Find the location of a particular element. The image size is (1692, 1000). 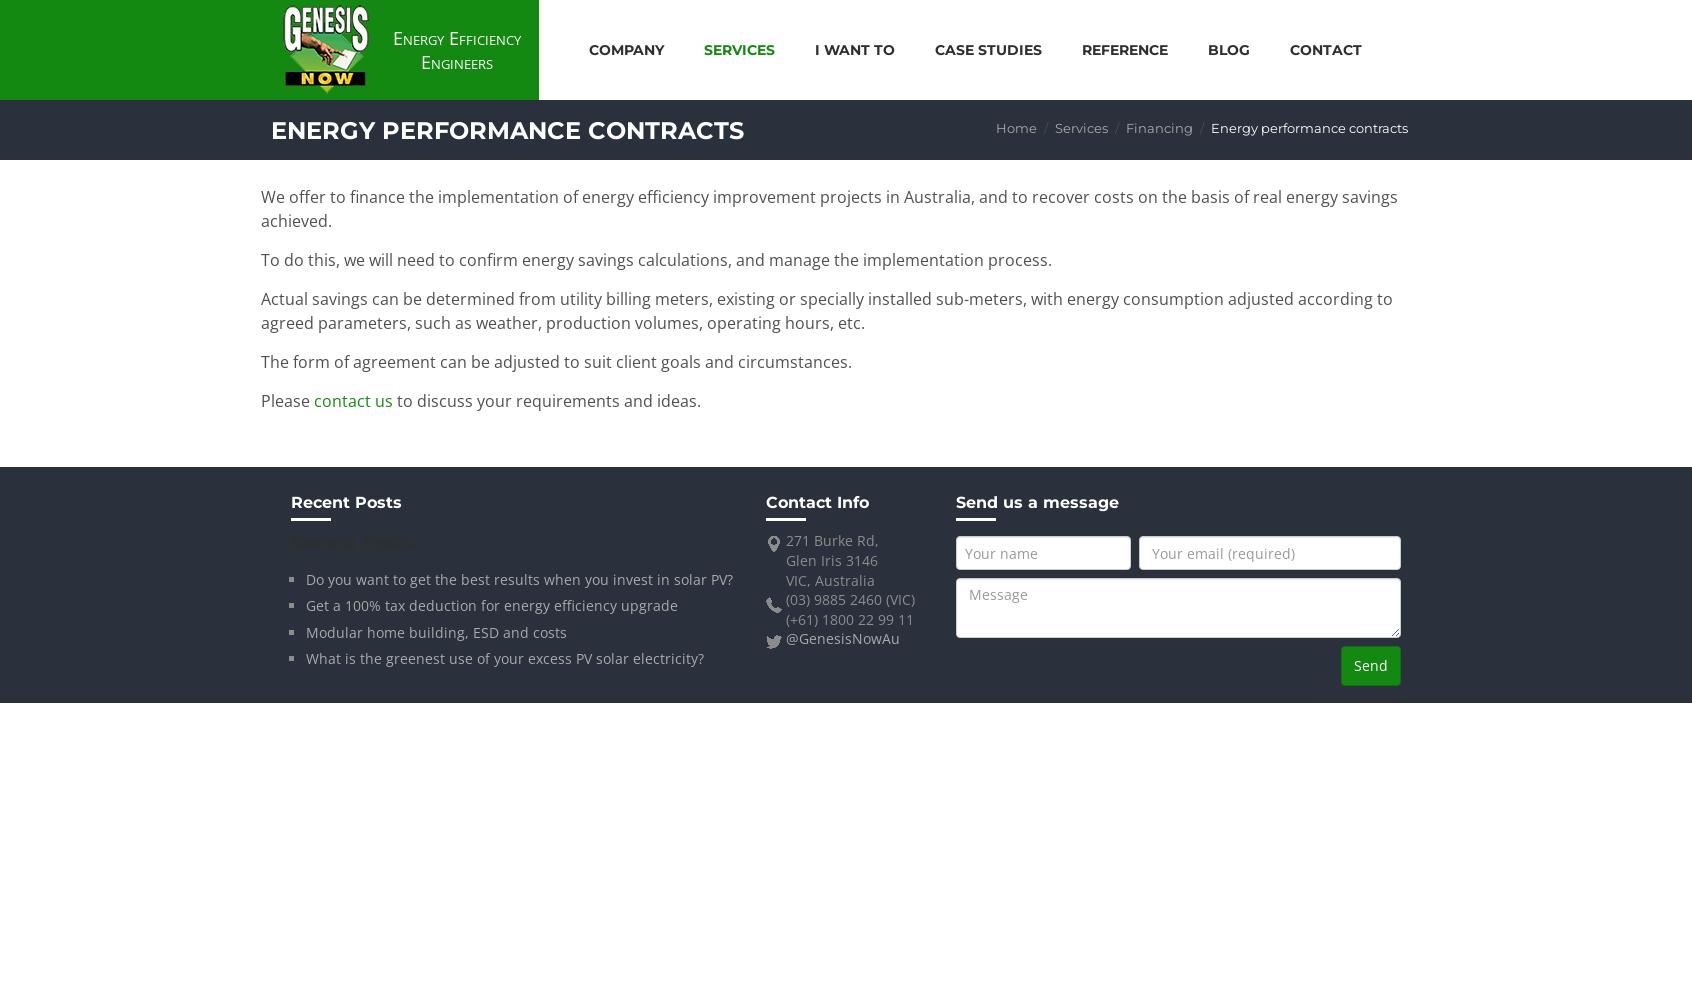

'Financing' is located at coordinates (712, 236).